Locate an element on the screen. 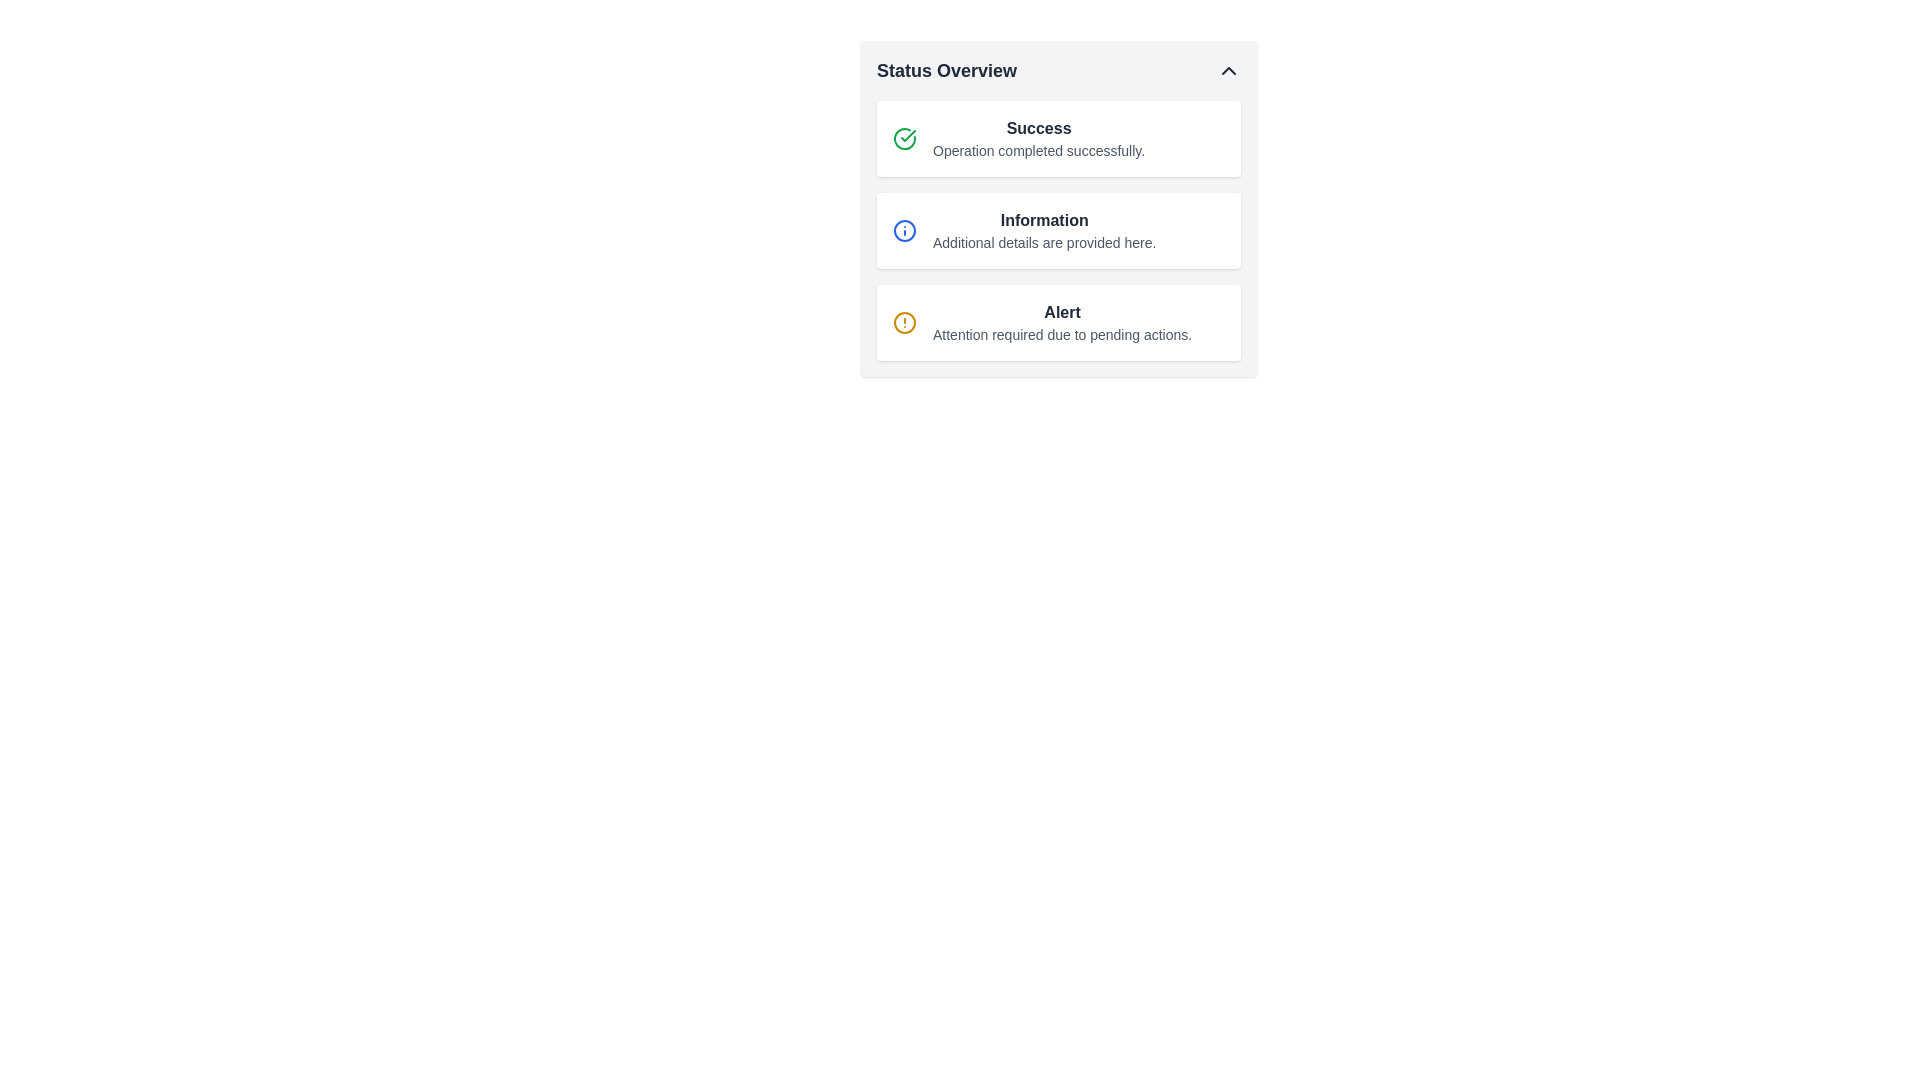 The height and width of the screenshot is (1080, 1920). the circular icon with a blue outline and a smaller blue dot, located to the left of the 'Information' label in the status overview card is located at coordinates (904, 230).